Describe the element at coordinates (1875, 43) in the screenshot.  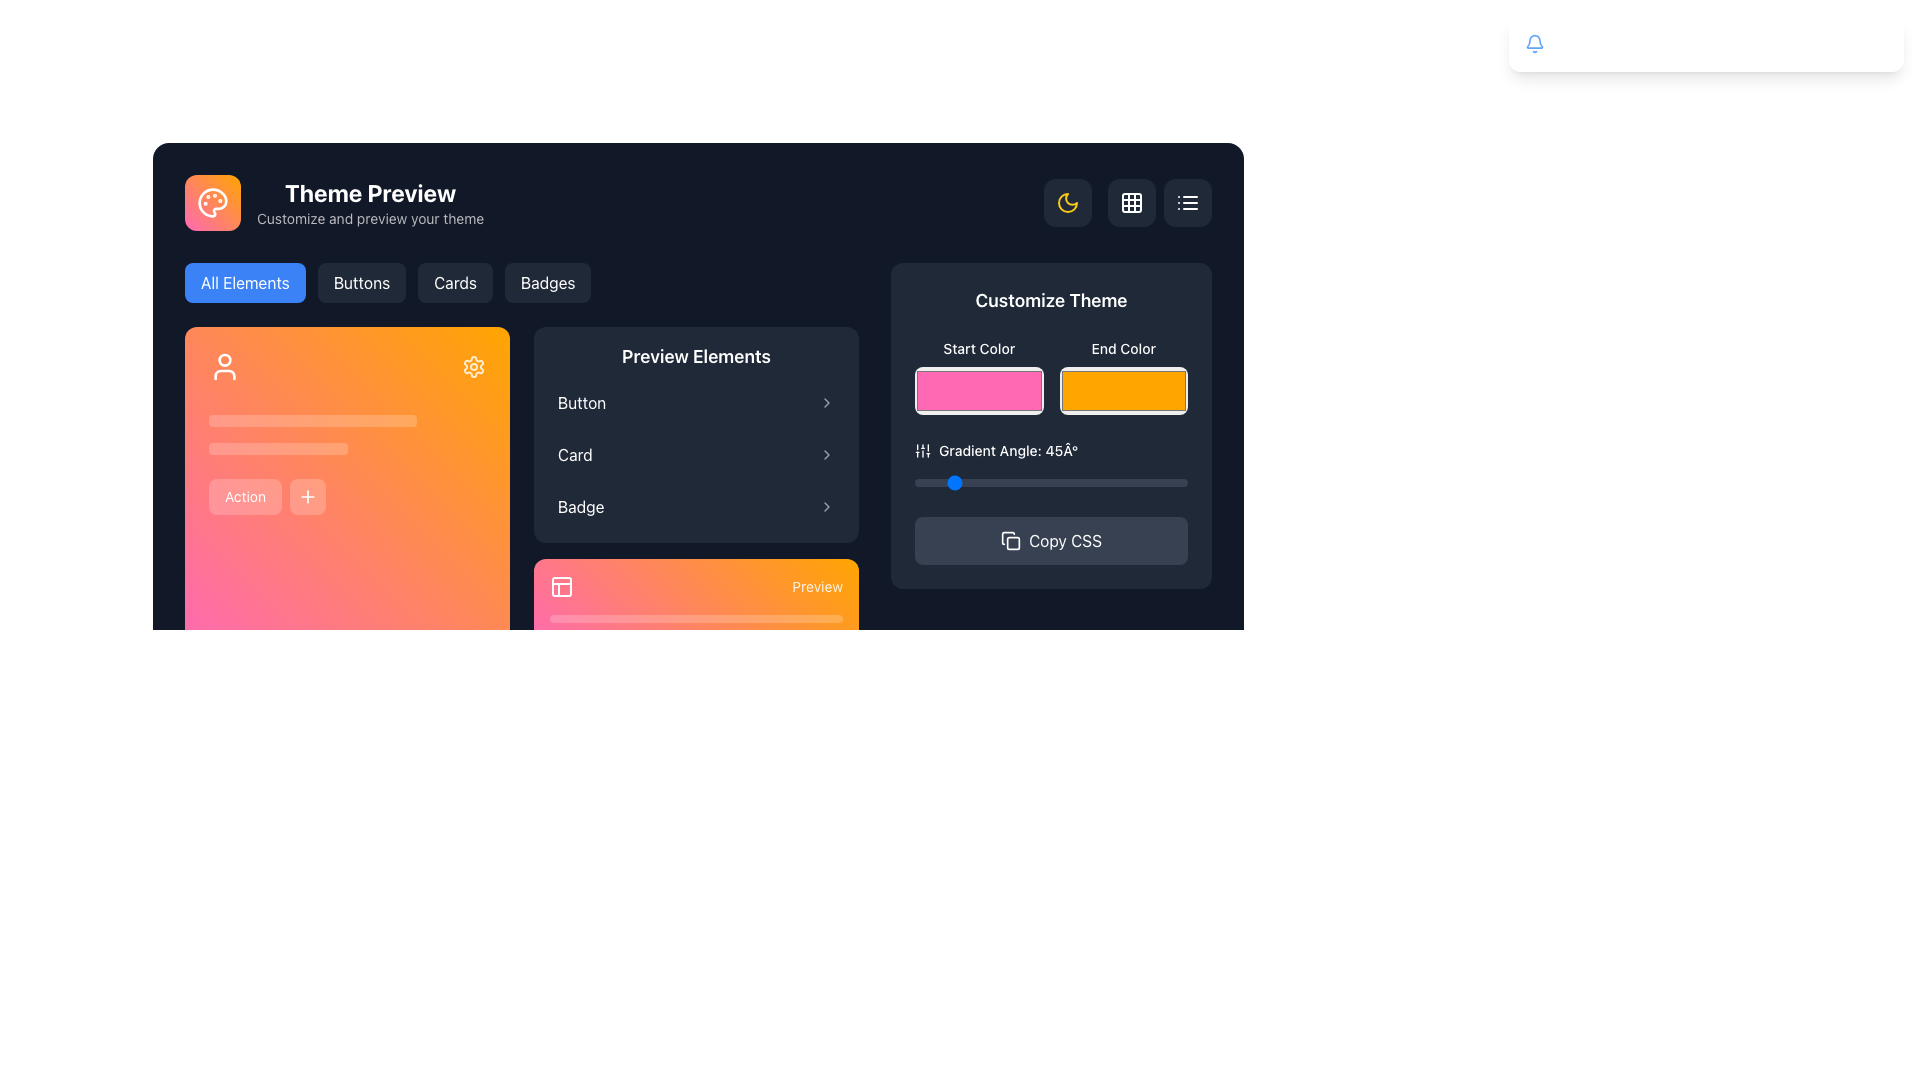
I see `the dismiss button located in the top-right corner of the notification box` at that location.